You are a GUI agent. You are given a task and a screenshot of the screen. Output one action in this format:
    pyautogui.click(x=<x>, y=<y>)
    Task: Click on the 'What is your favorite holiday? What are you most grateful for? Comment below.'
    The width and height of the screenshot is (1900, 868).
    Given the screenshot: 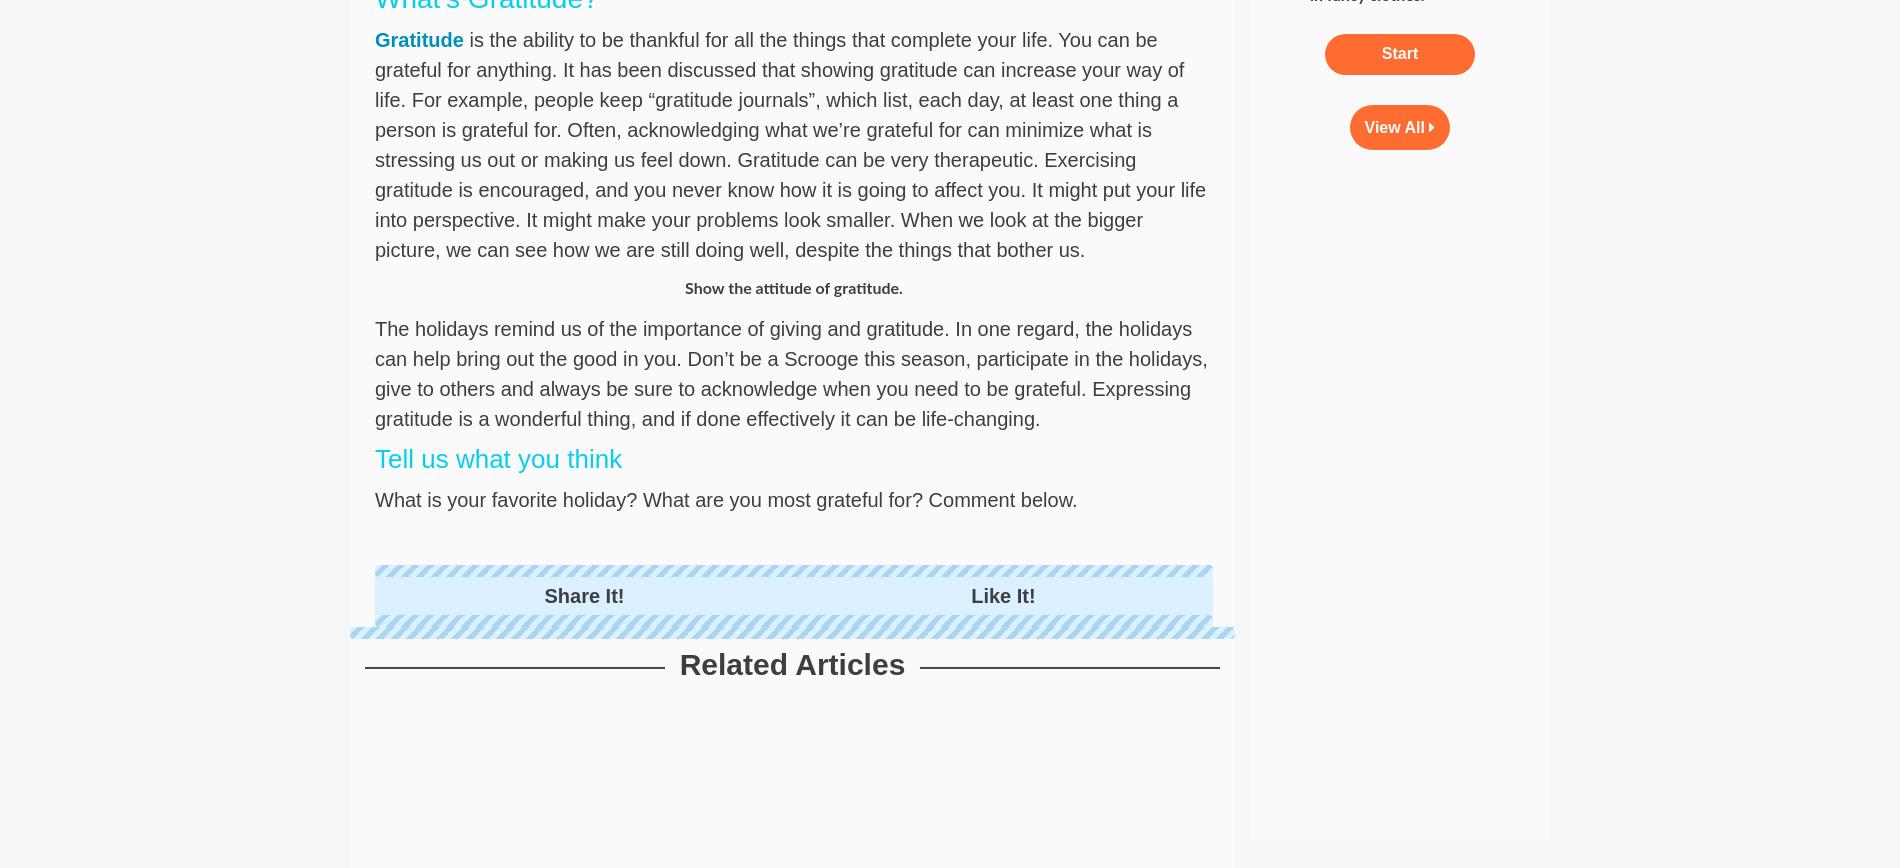 What is the action you would take?
    pyautogui.click(x=728, y=499)
    